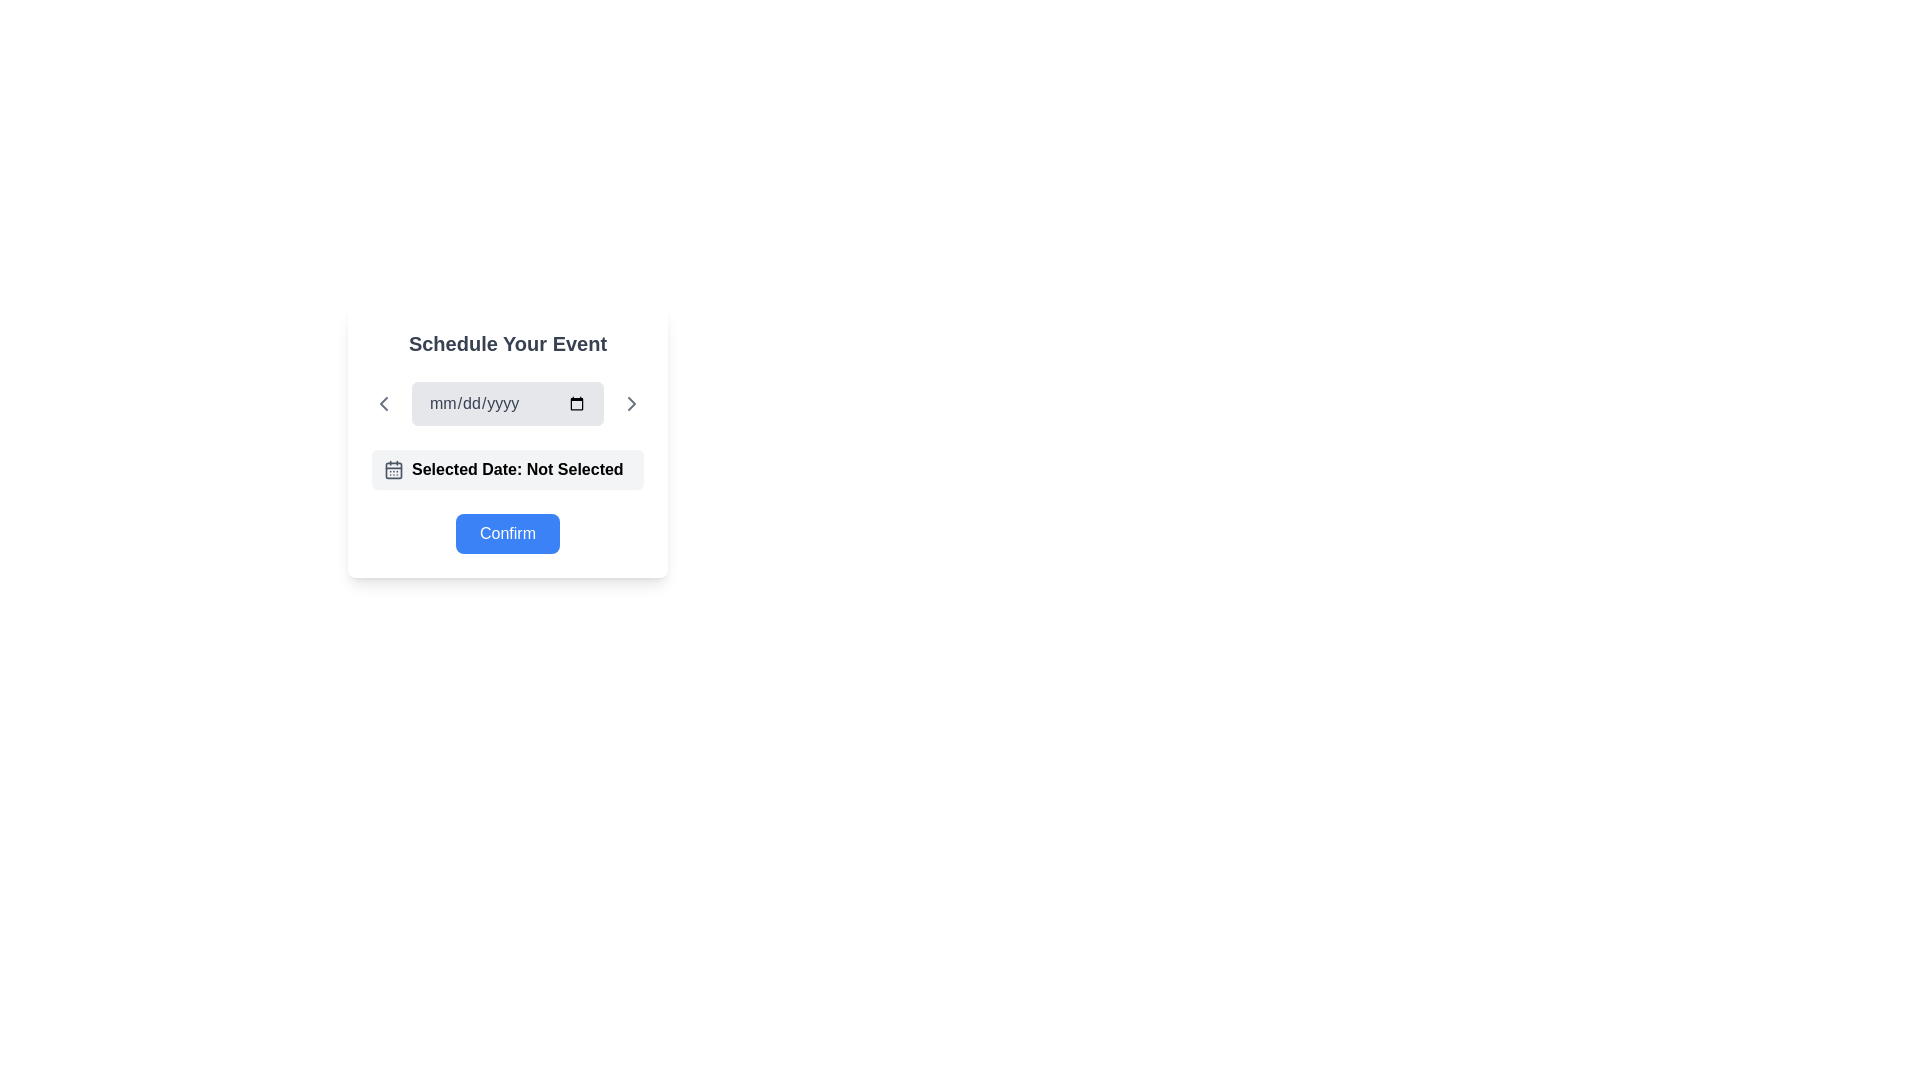 The image size is (1920, 1080). I want to click on the 'Confirm' button with a blue background and white text, located at the bottom of the 'Schedule Your Event' dialog box, to confirm the action, so click(508, 532).